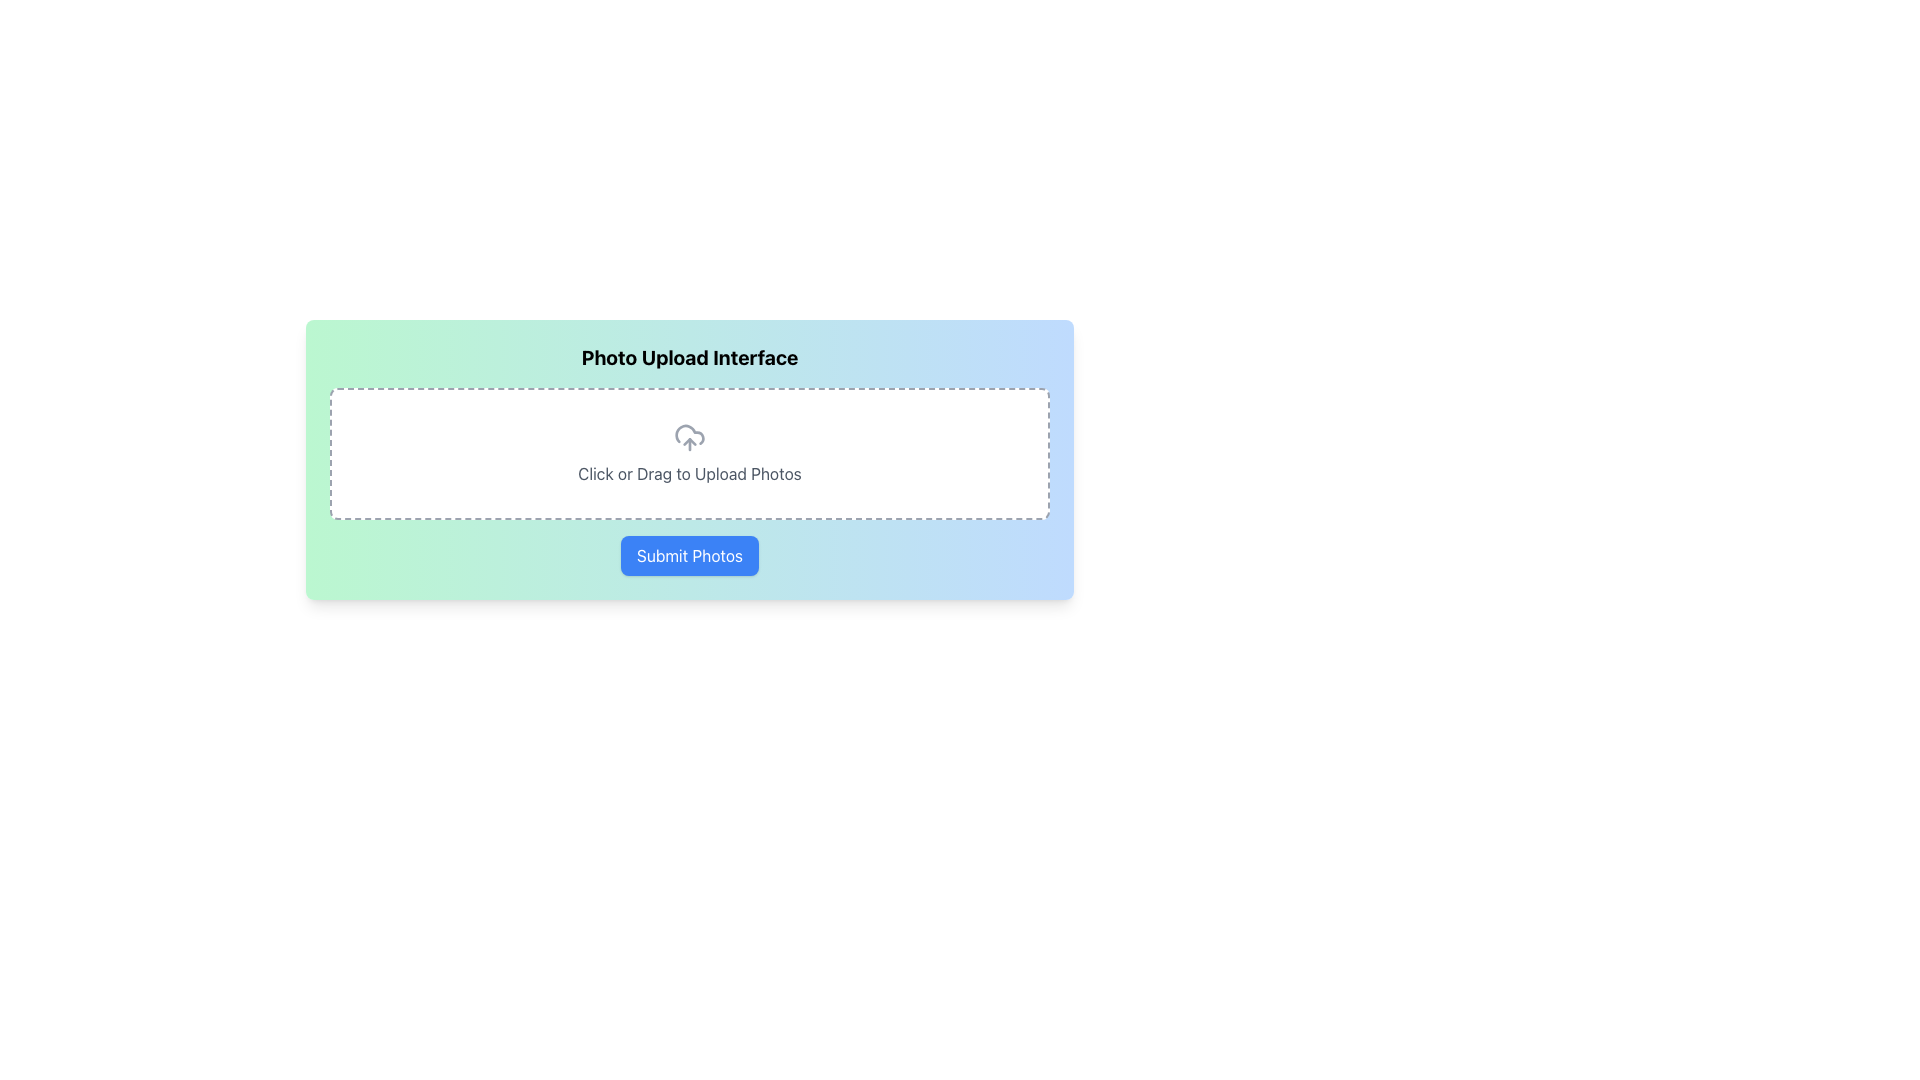 The width and height of the screenshot is (1920, 1080). I want to click on the upper boundary of the cloud icon, which visually emphasizes the upload functionality, located above the 'Click or Drag to Upload Photos' text, so click(690, 433).